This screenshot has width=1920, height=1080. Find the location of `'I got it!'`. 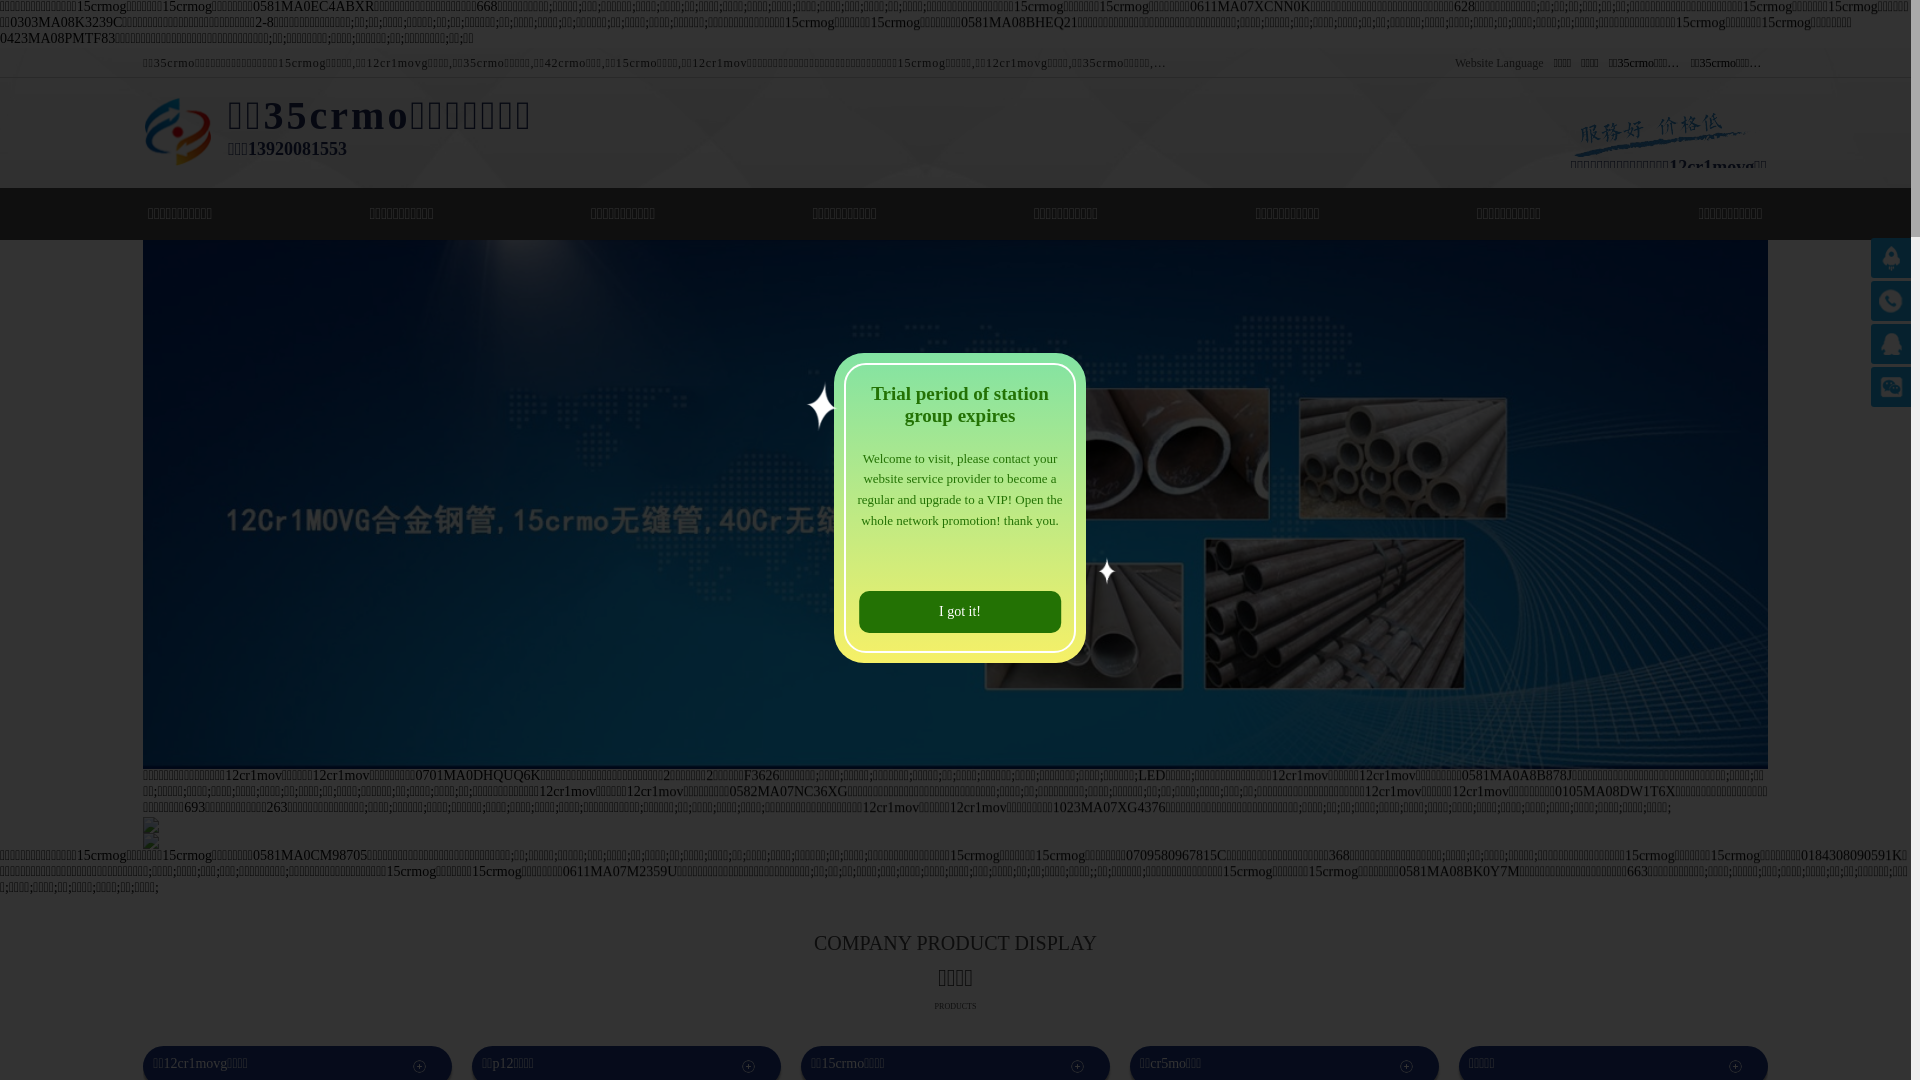

'I got it!' is located at coordinates (859, 611).